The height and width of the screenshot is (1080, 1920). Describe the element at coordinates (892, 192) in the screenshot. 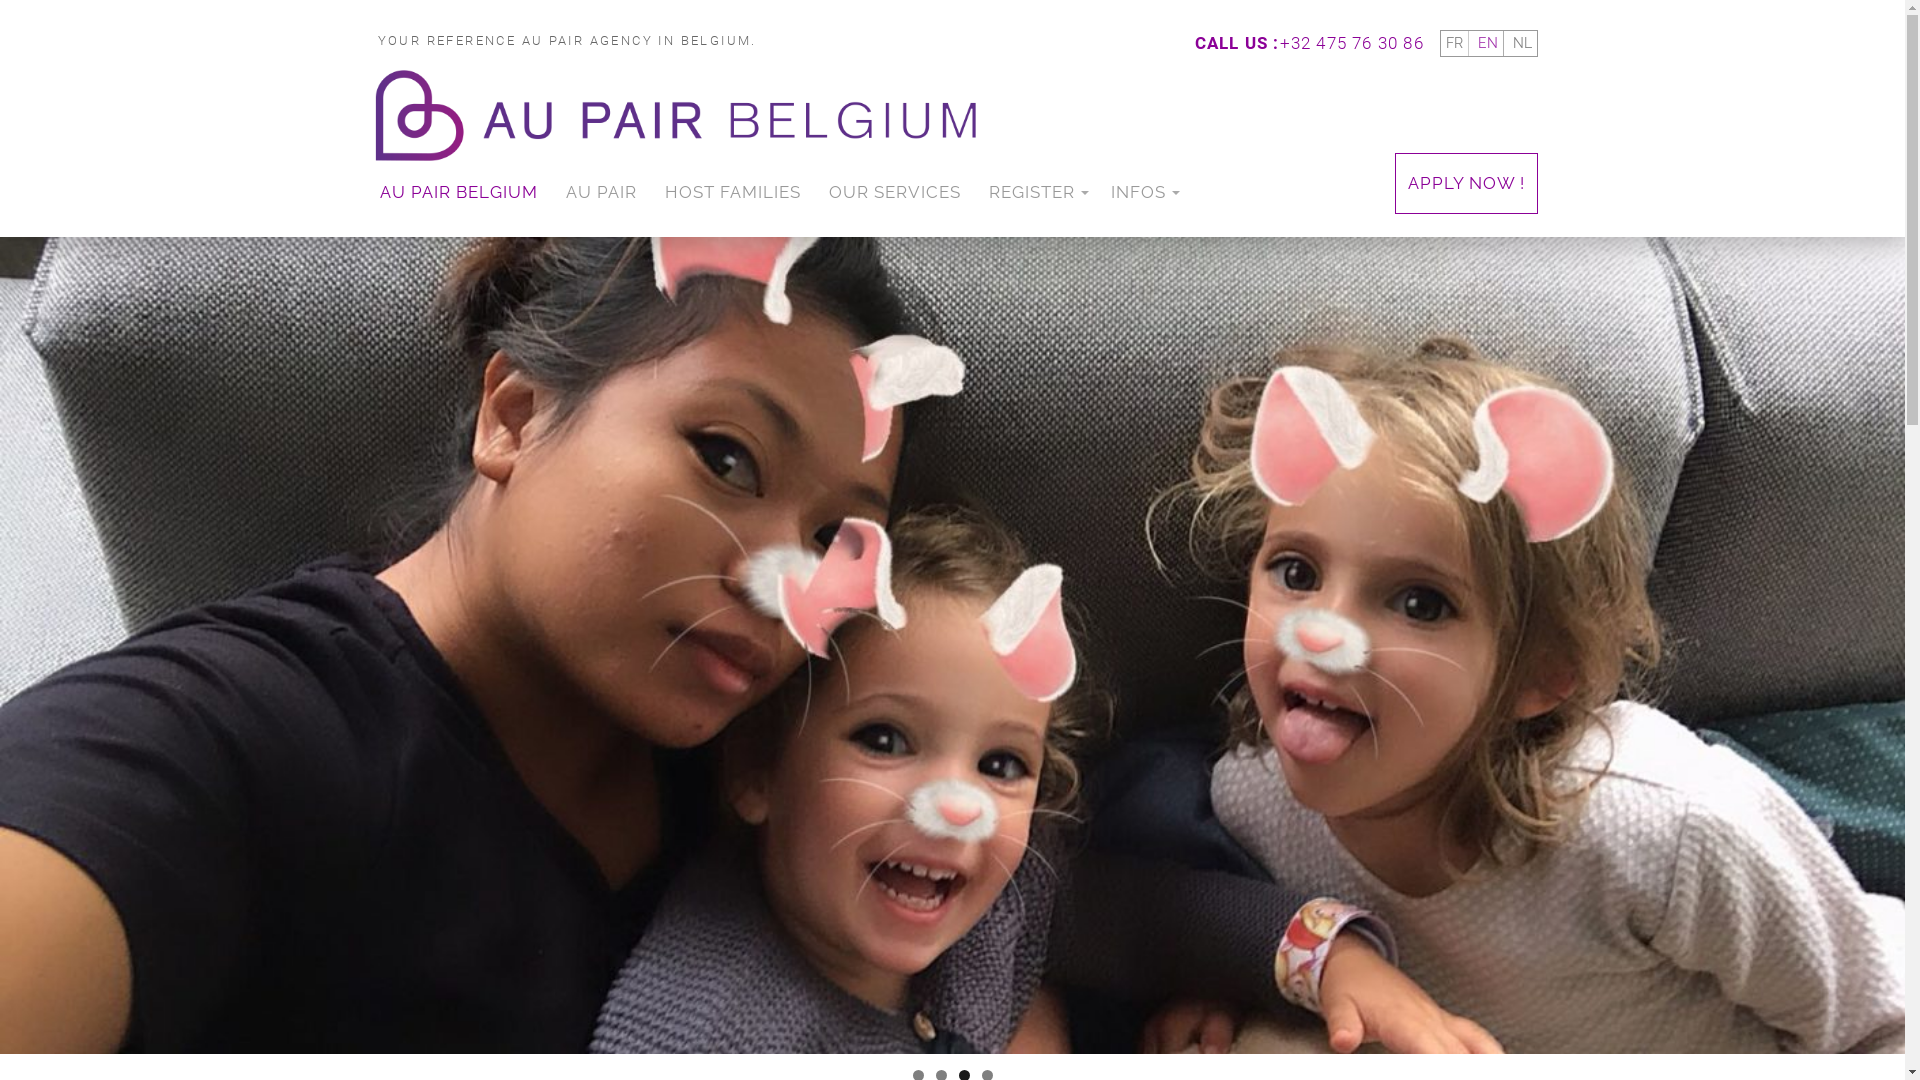

I see `'OUR SERVICES'` at that location.